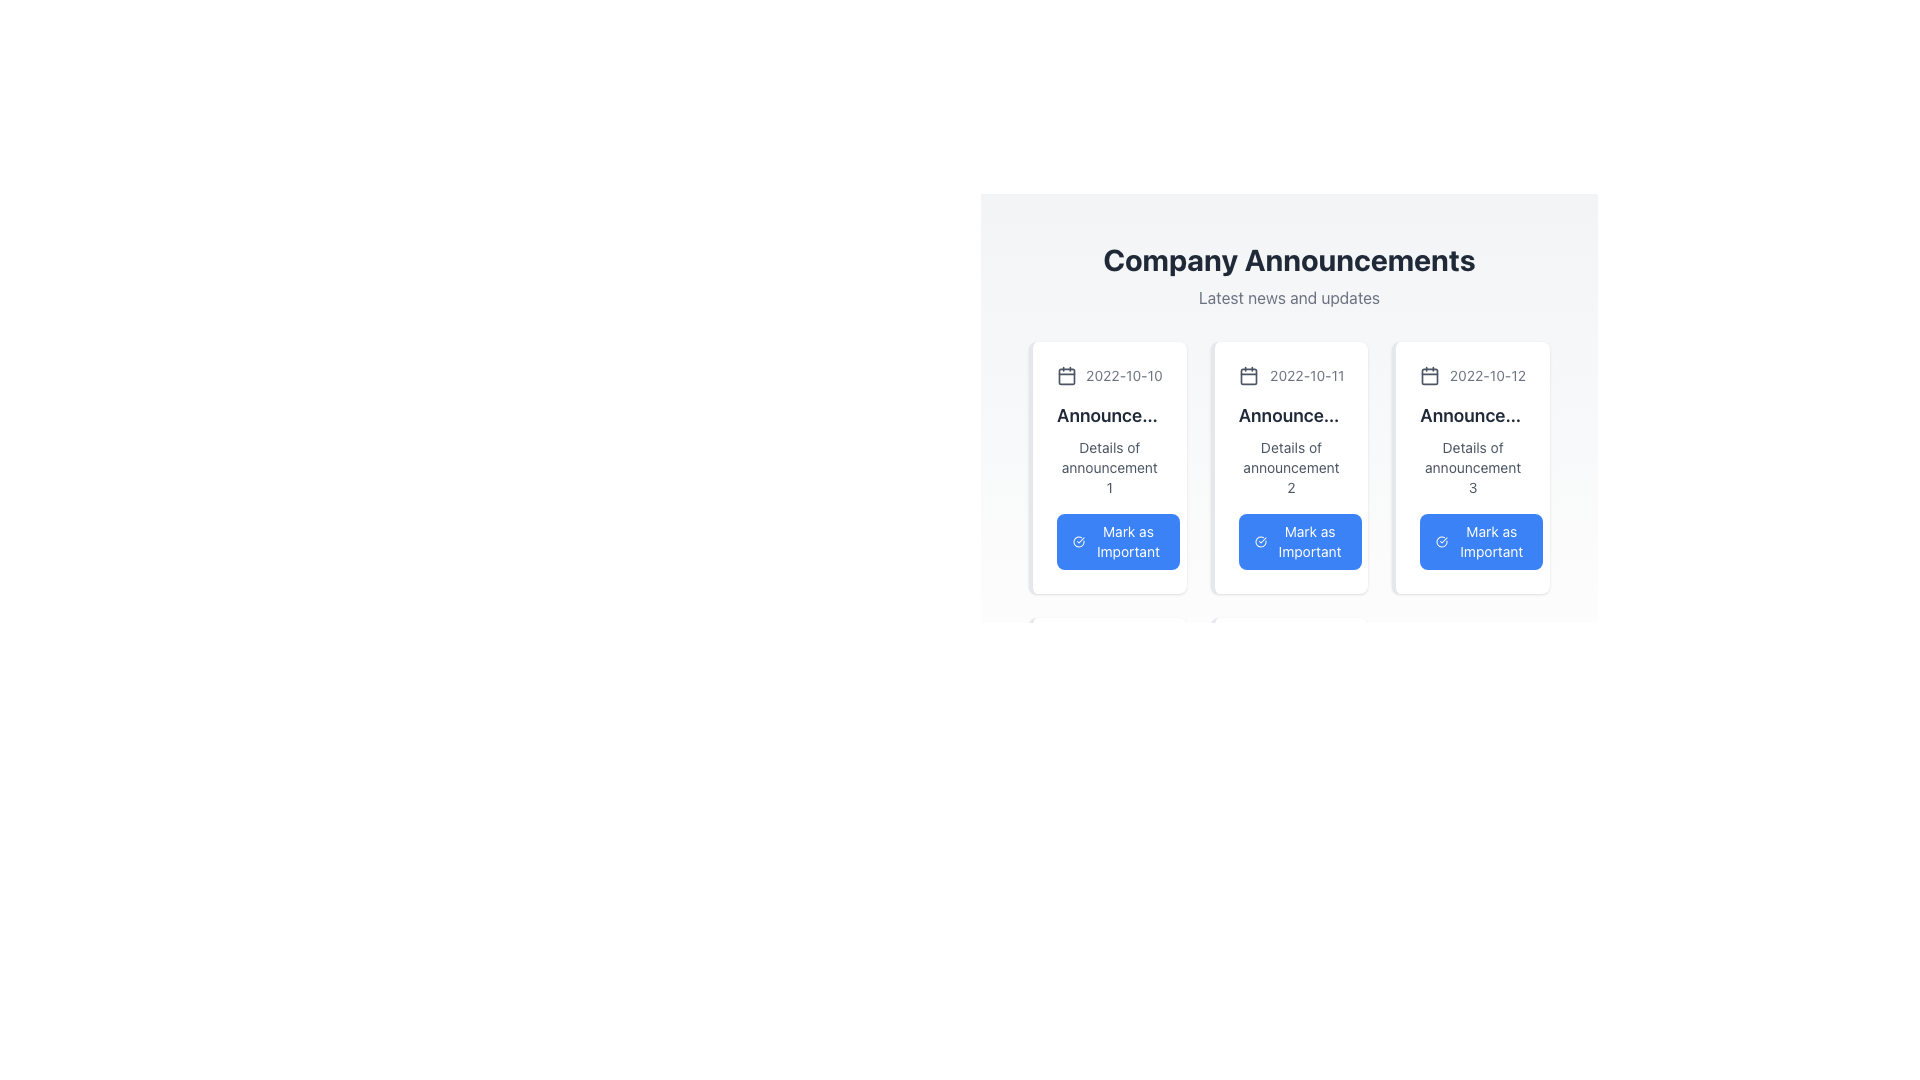 The image size is (1920, 1080). I want to click on text label that states 'Details of announcement 2' located below the title 'Announcement 2' within its announcement card, so click(1291, 467).